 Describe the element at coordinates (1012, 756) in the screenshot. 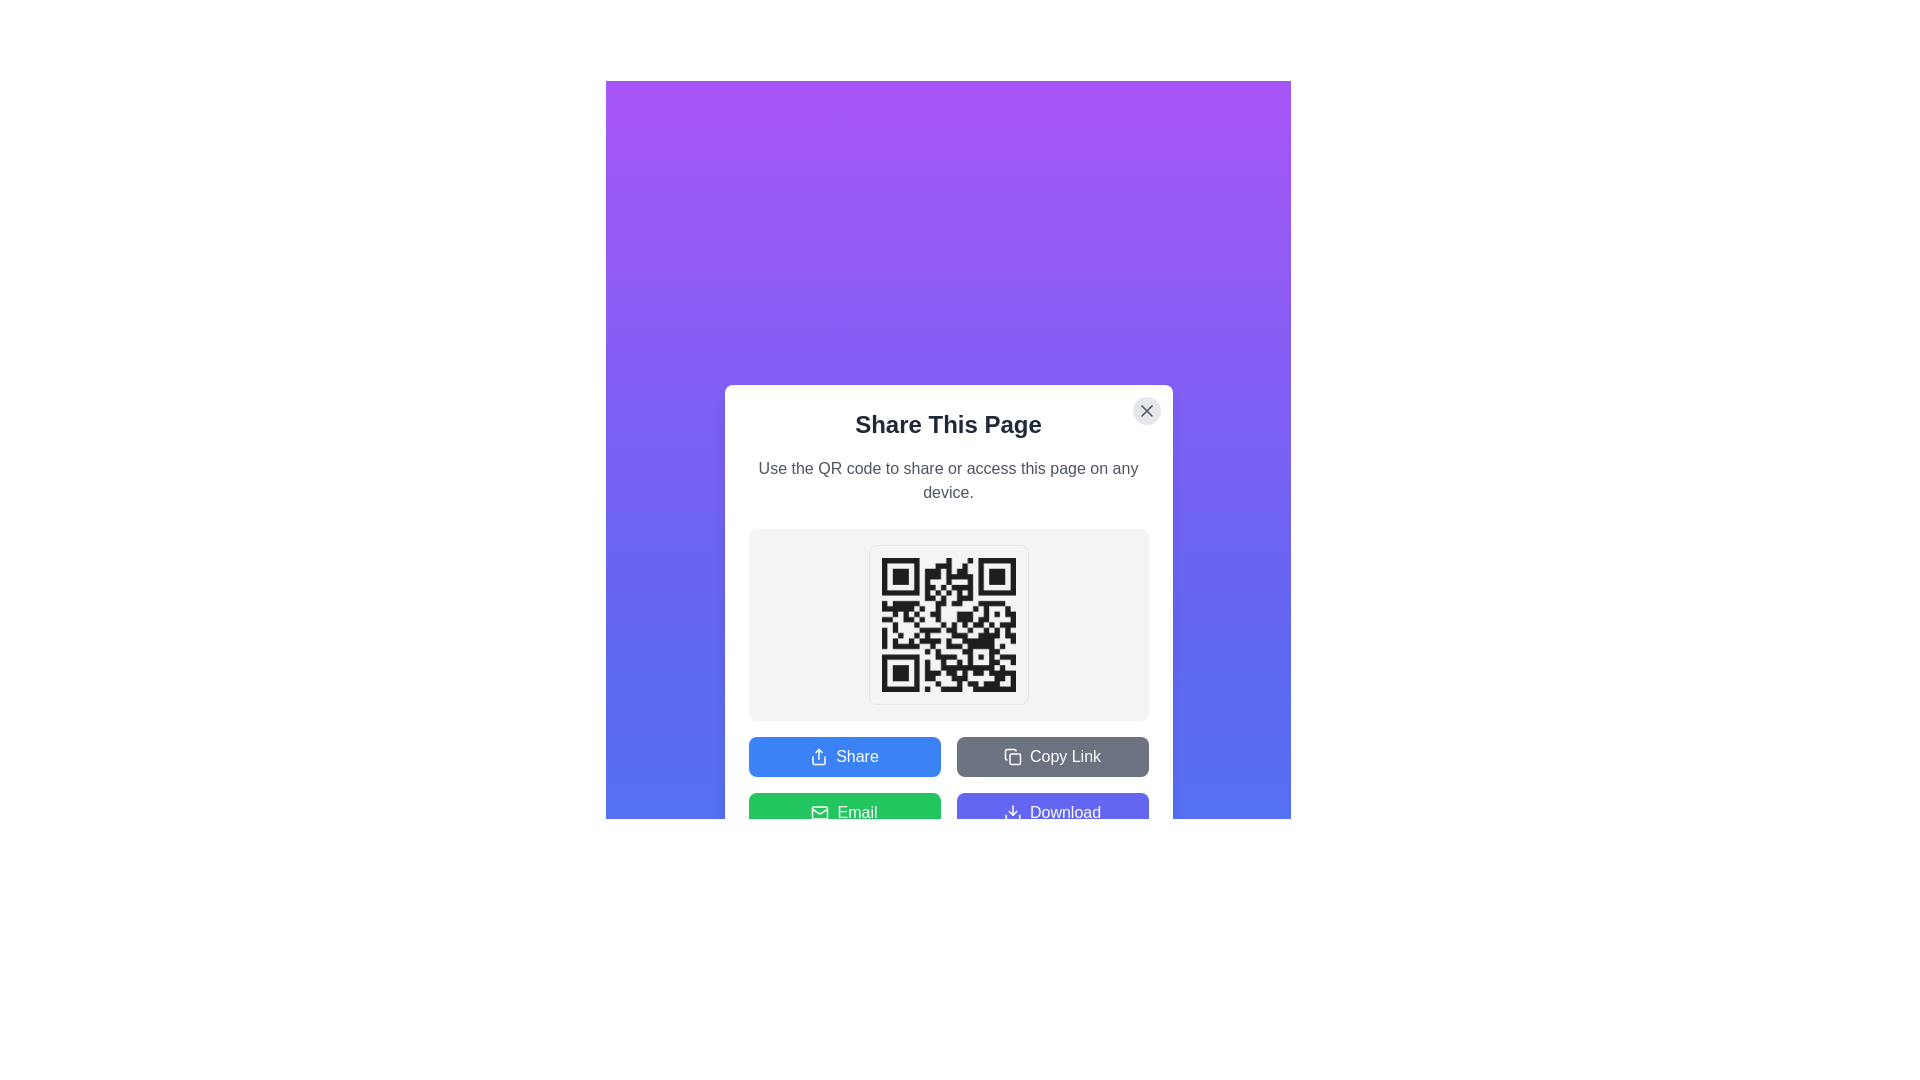

I see `the copy action icon located inside the 'Copy Link' button, which is positioned in the lower-right section of the pop-up dialog, next to the text 'Copy Link'` at that location.